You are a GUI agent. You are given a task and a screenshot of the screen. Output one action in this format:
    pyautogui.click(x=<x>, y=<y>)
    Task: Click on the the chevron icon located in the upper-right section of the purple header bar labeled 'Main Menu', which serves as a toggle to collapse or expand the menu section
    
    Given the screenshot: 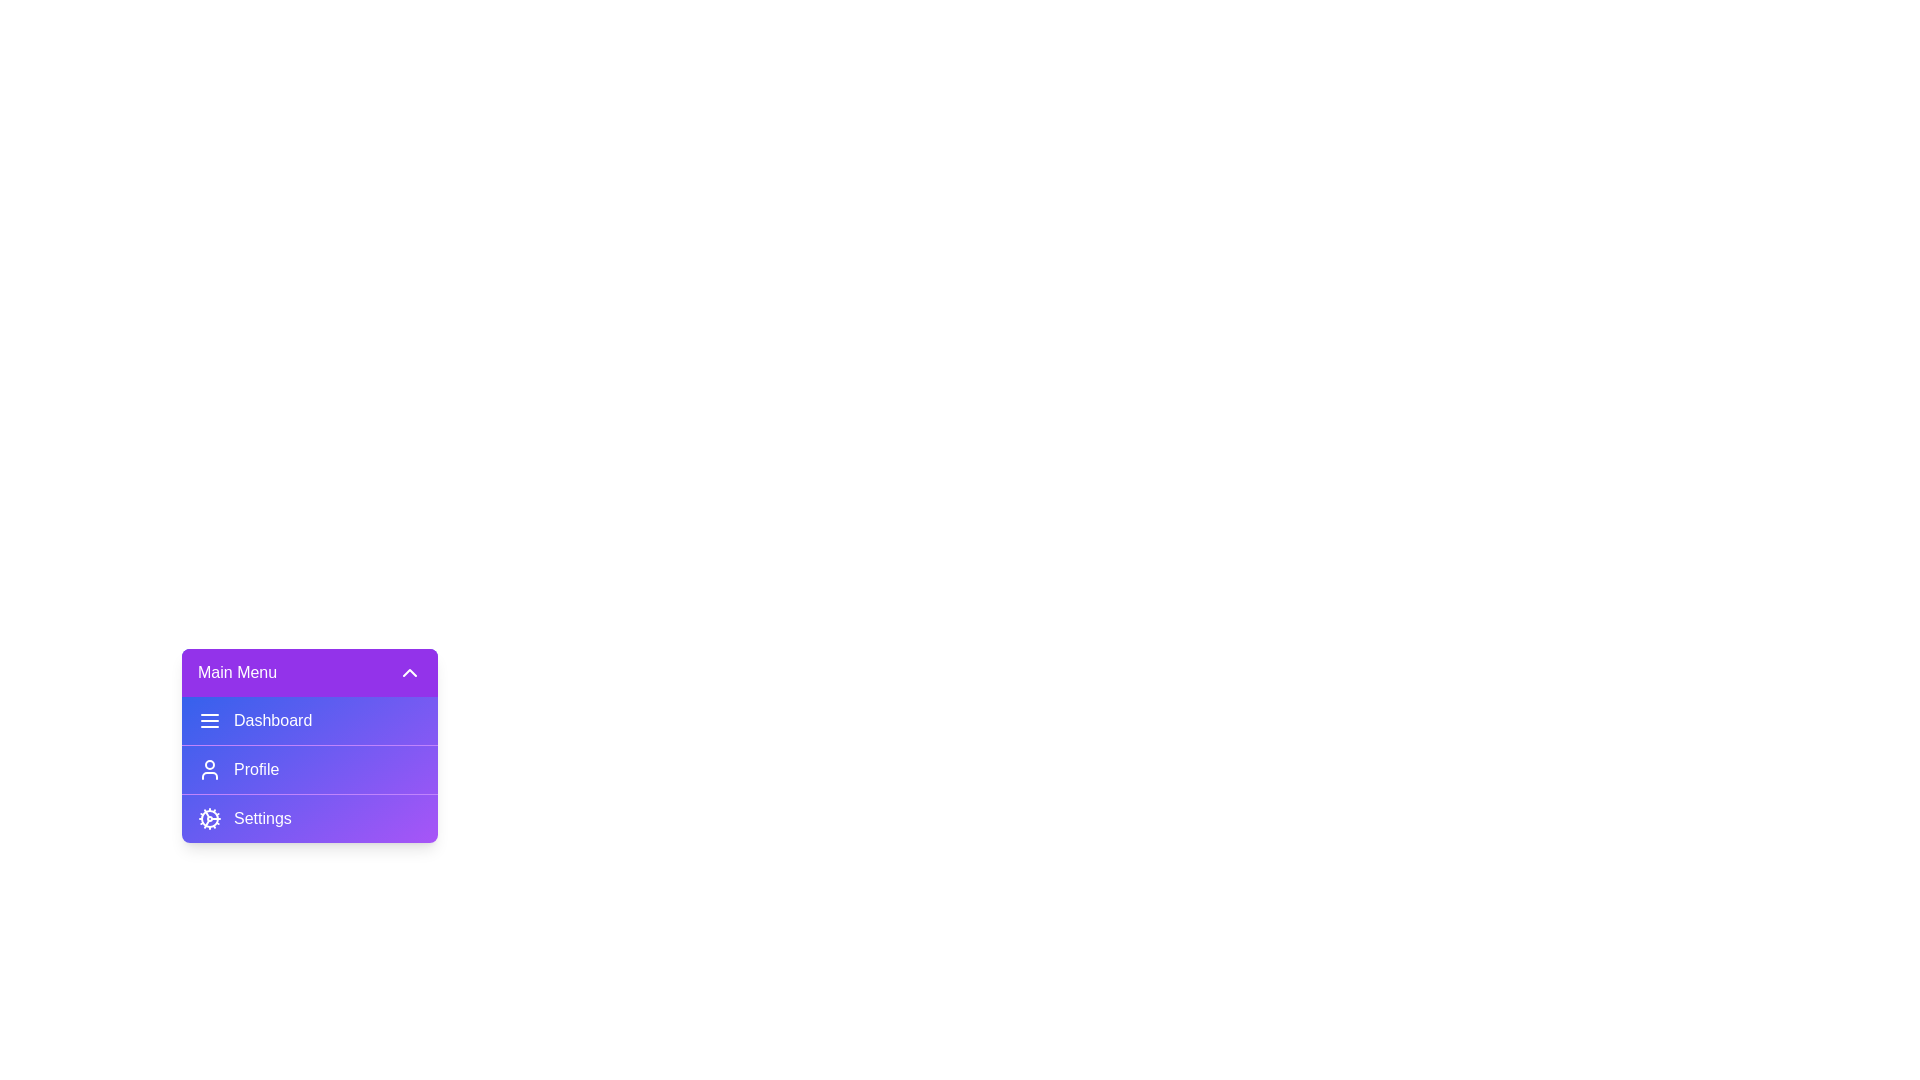 What is the action you would take?
    pyautogui.click(x=408, y=672)
    